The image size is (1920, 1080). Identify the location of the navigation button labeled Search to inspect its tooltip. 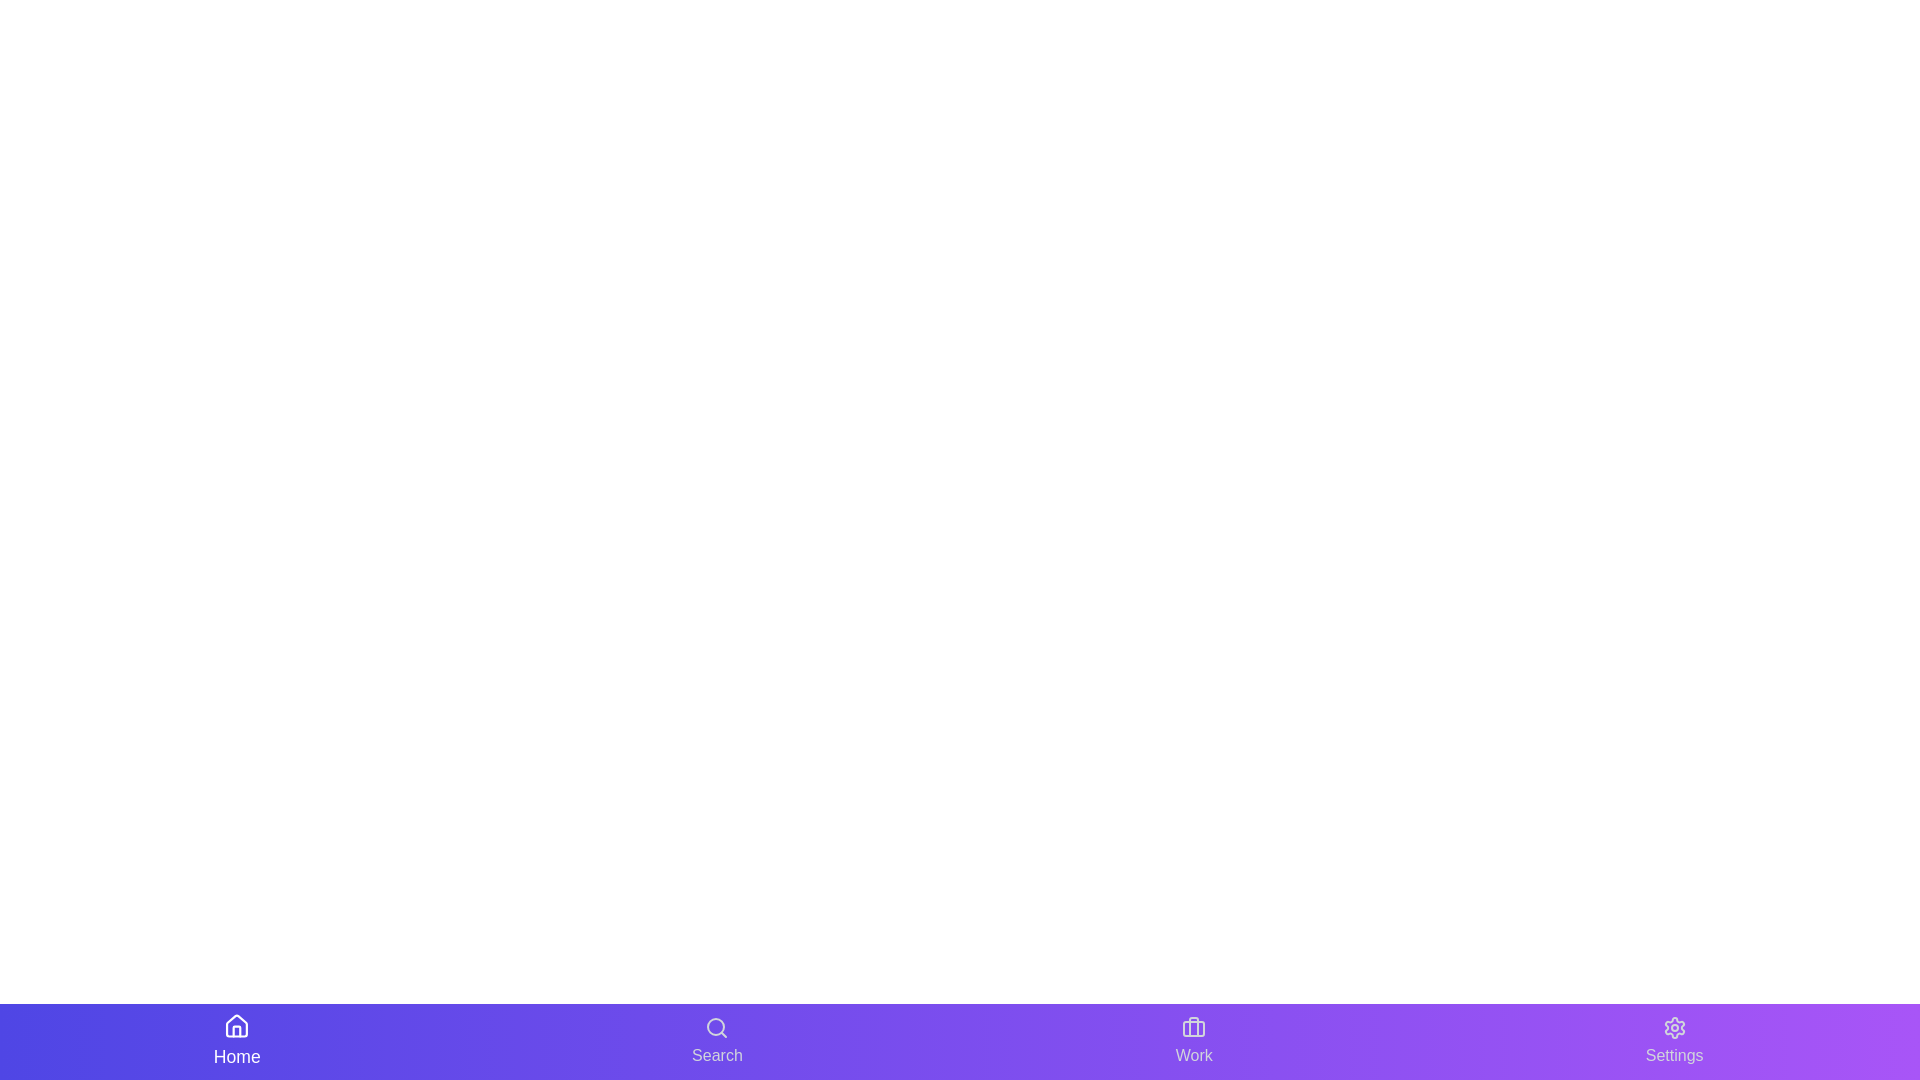
(716, 1040).